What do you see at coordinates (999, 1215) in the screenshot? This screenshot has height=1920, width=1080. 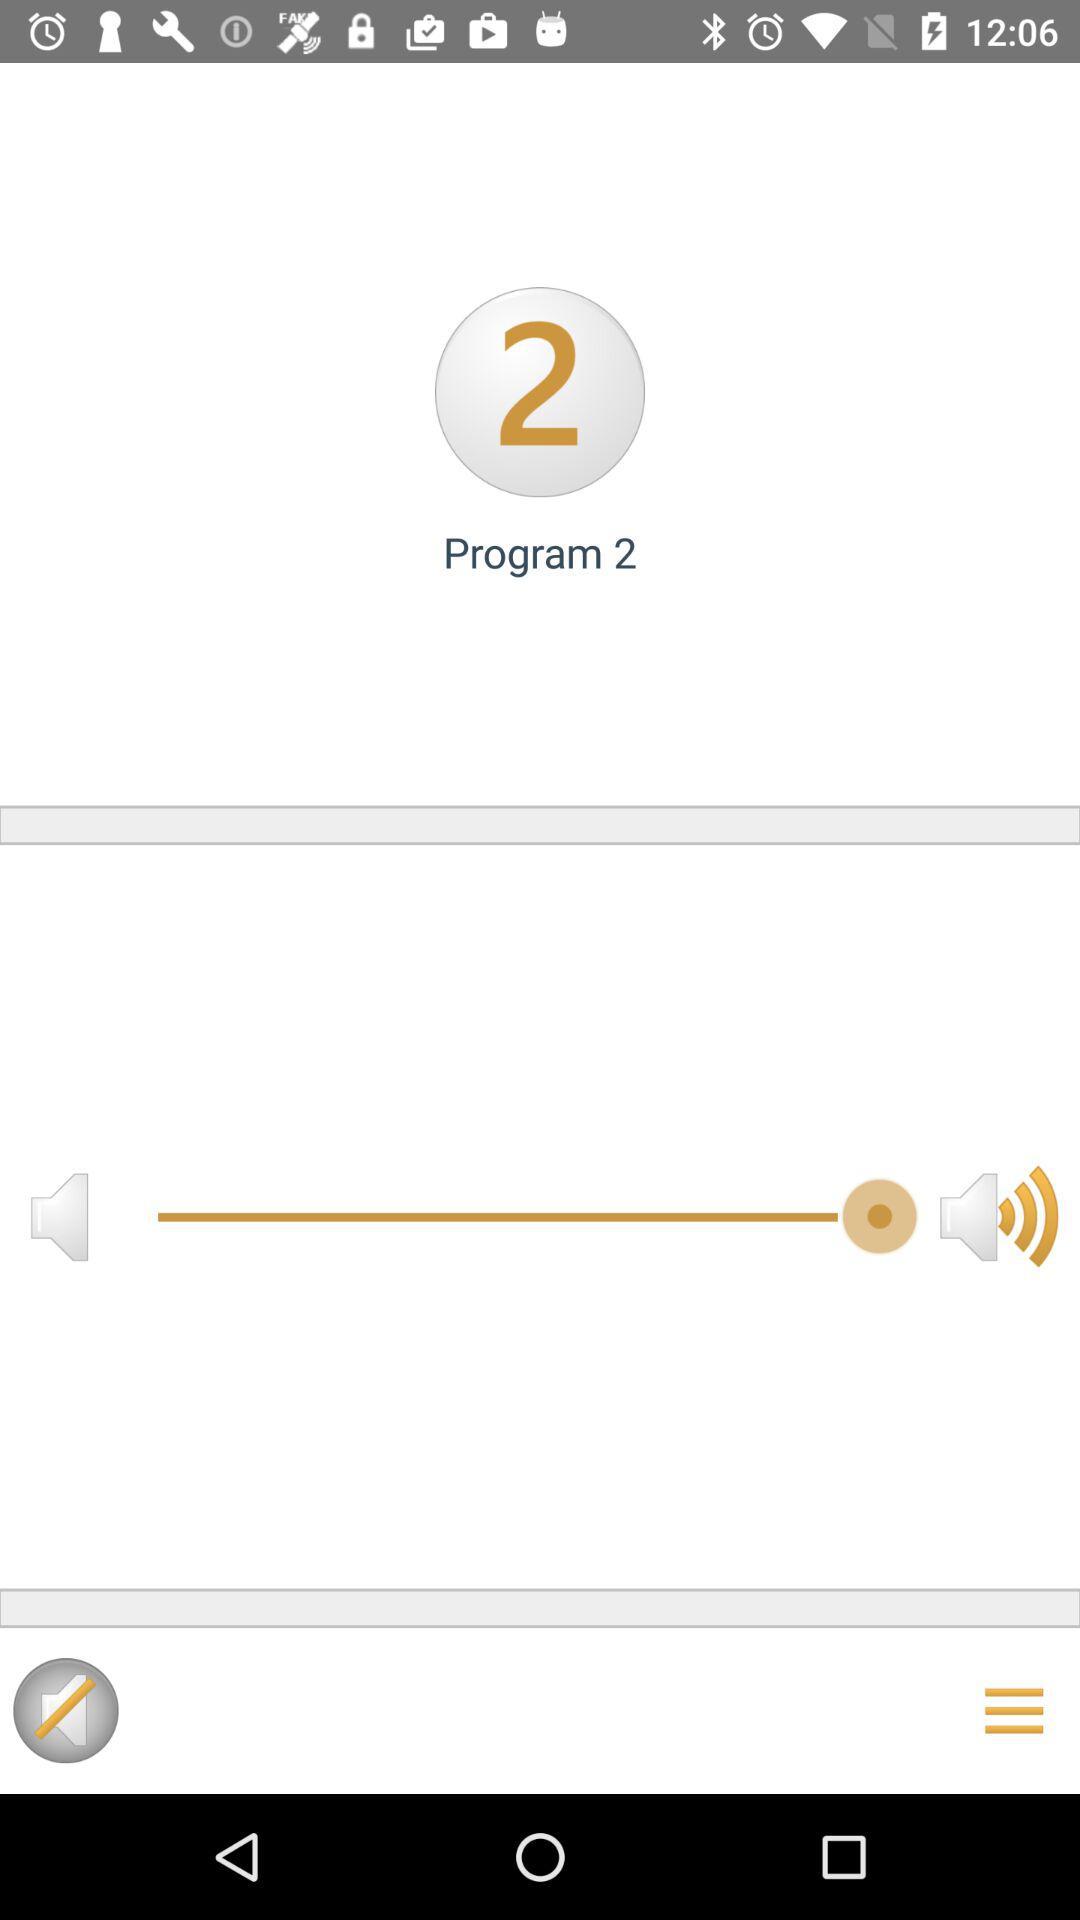 I see `the volume icon` at bounding box center [999, 1215].